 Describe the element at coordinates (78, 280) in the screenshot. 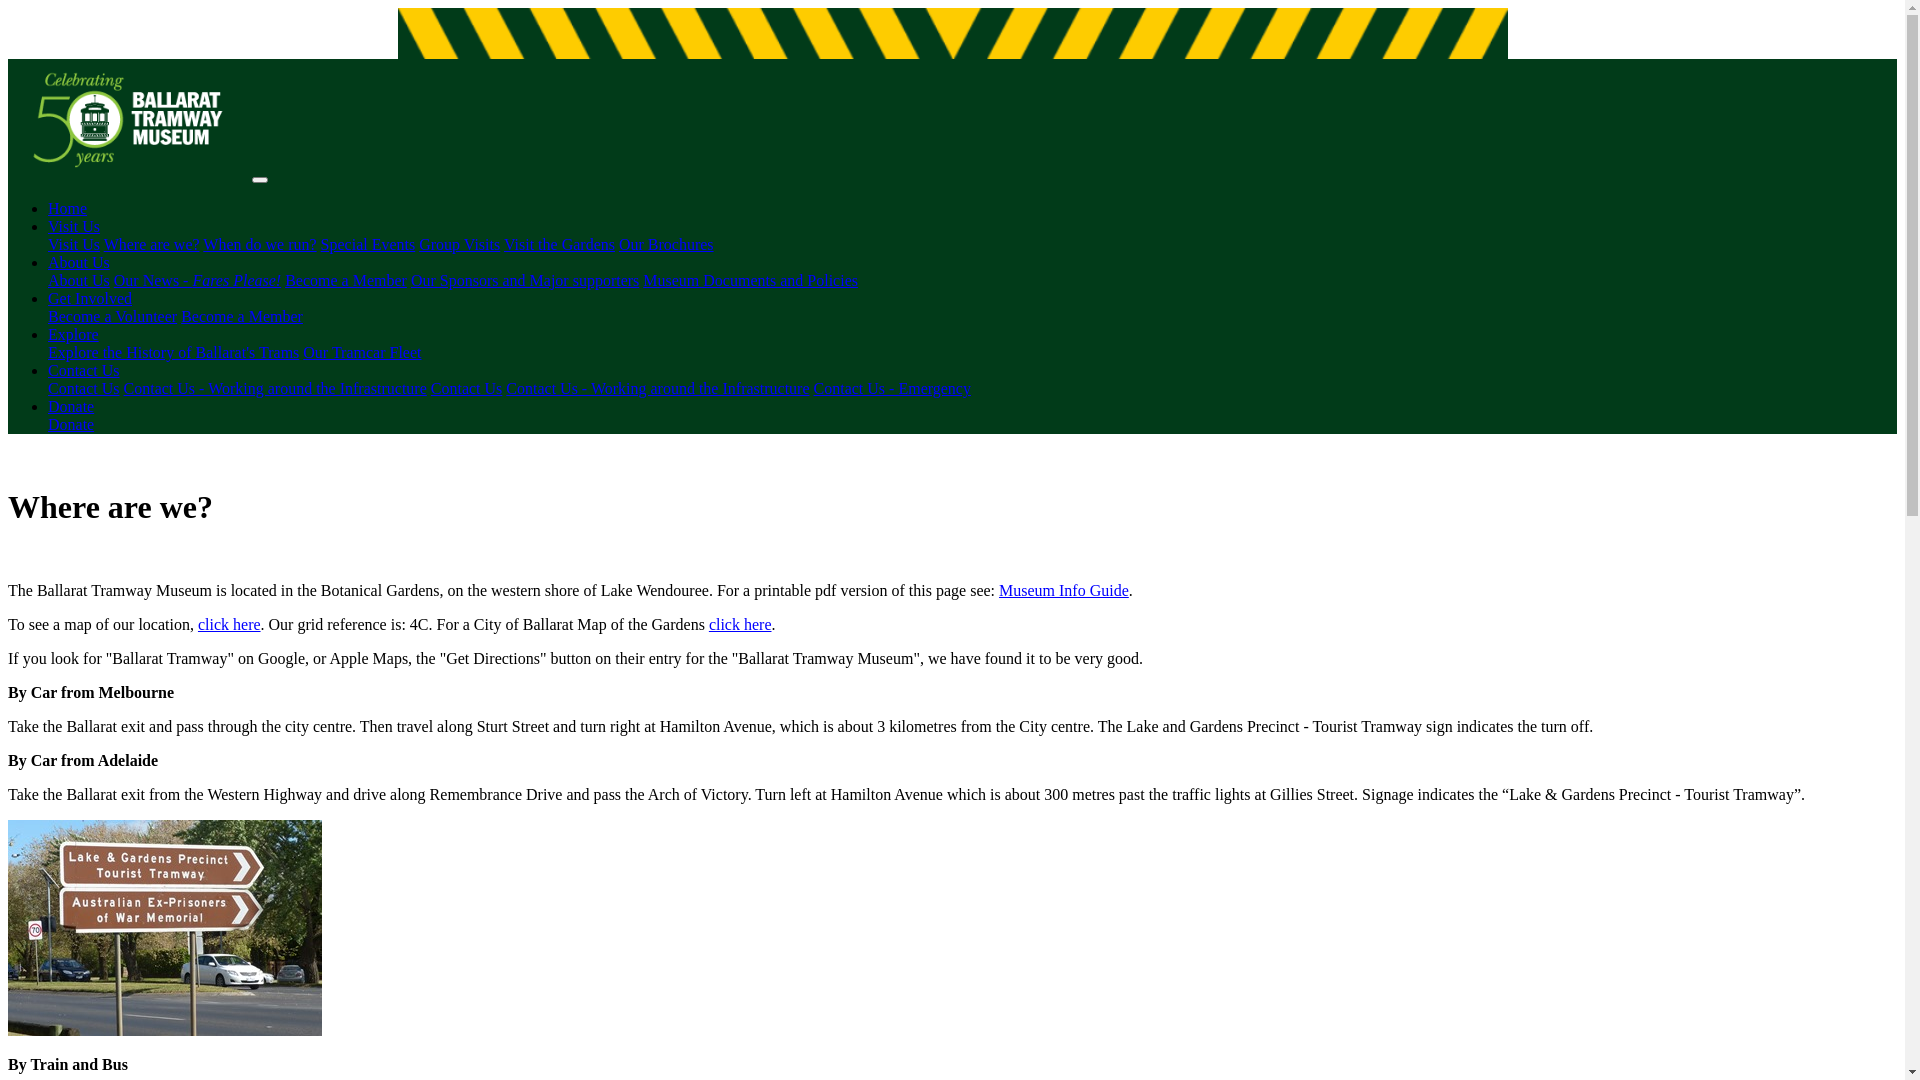

I see `'About Us'` at that location.